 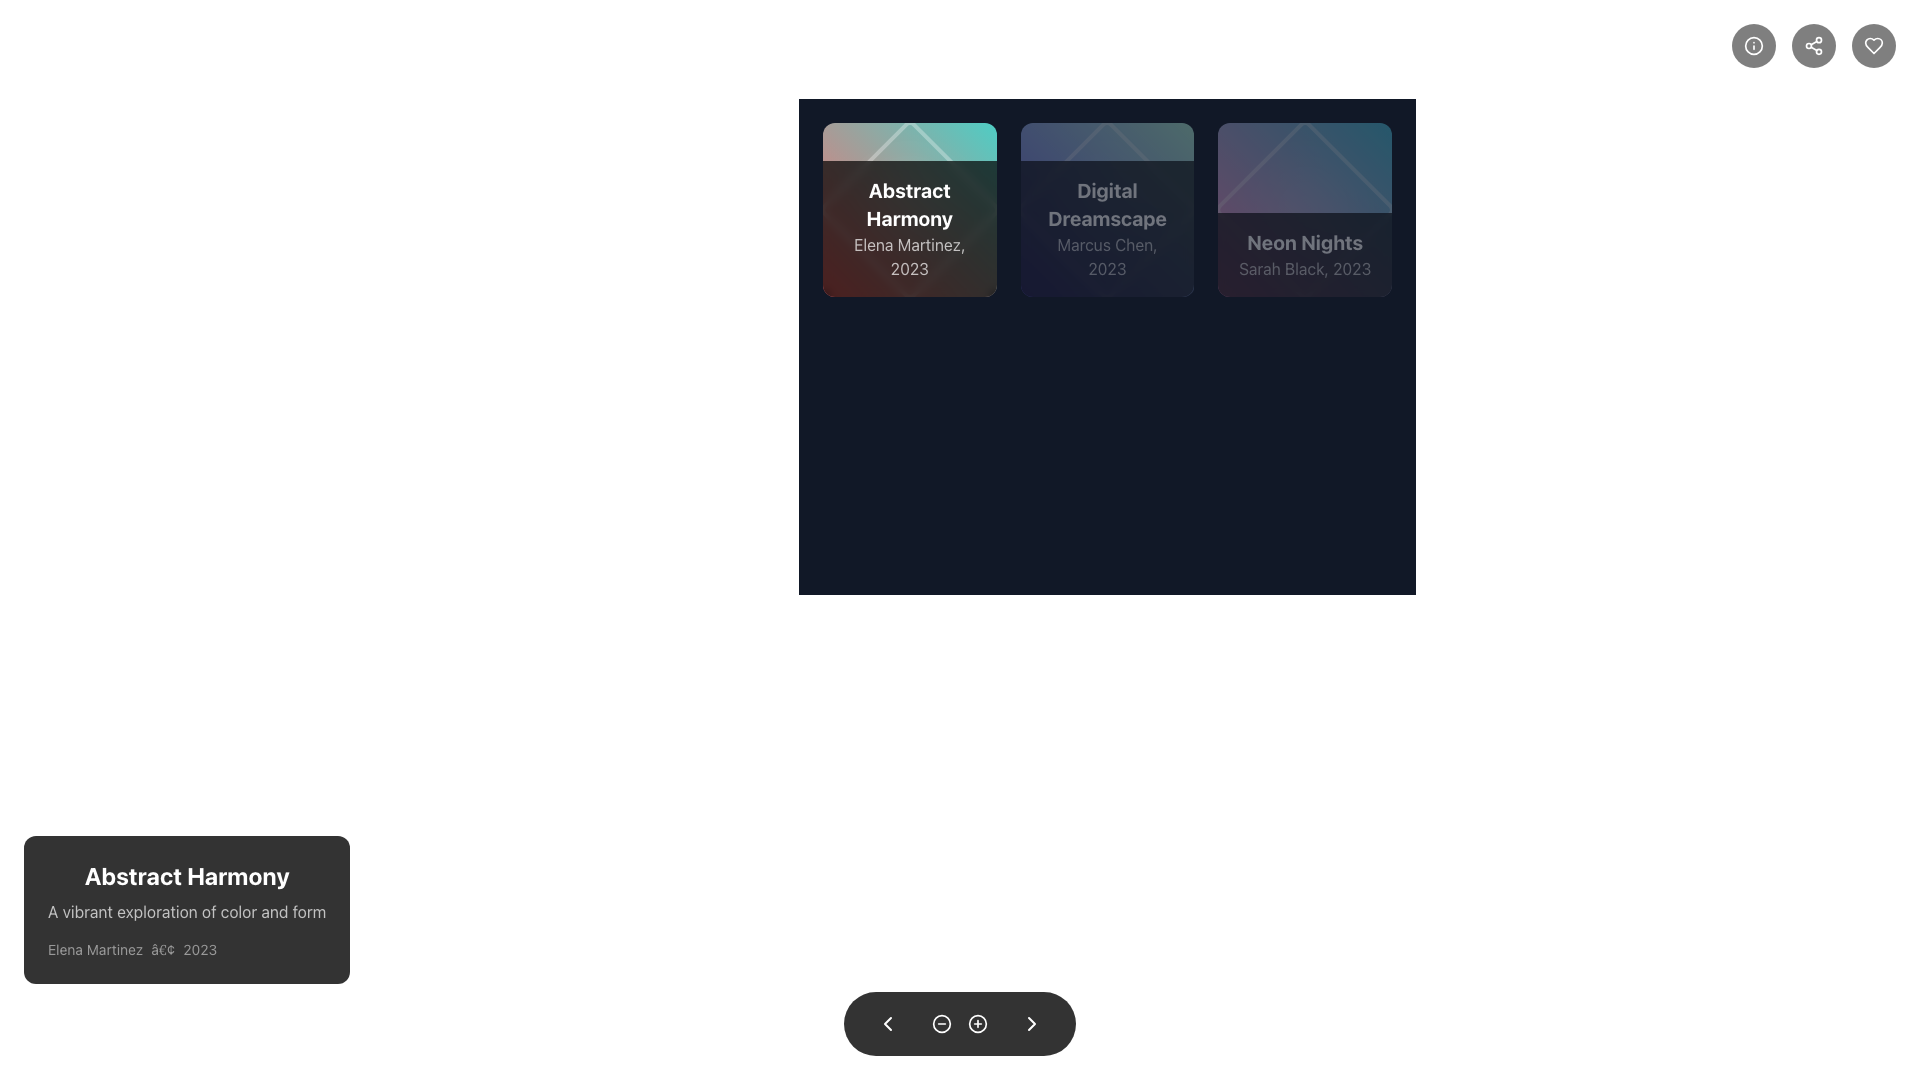 What do you see at coordinates (1106, 227) in the screenshot?
I see `content displayed in the informational panel located at the bottom segment of the second card in a row of three cards on a dark background` at bounding box center [1106, 227].